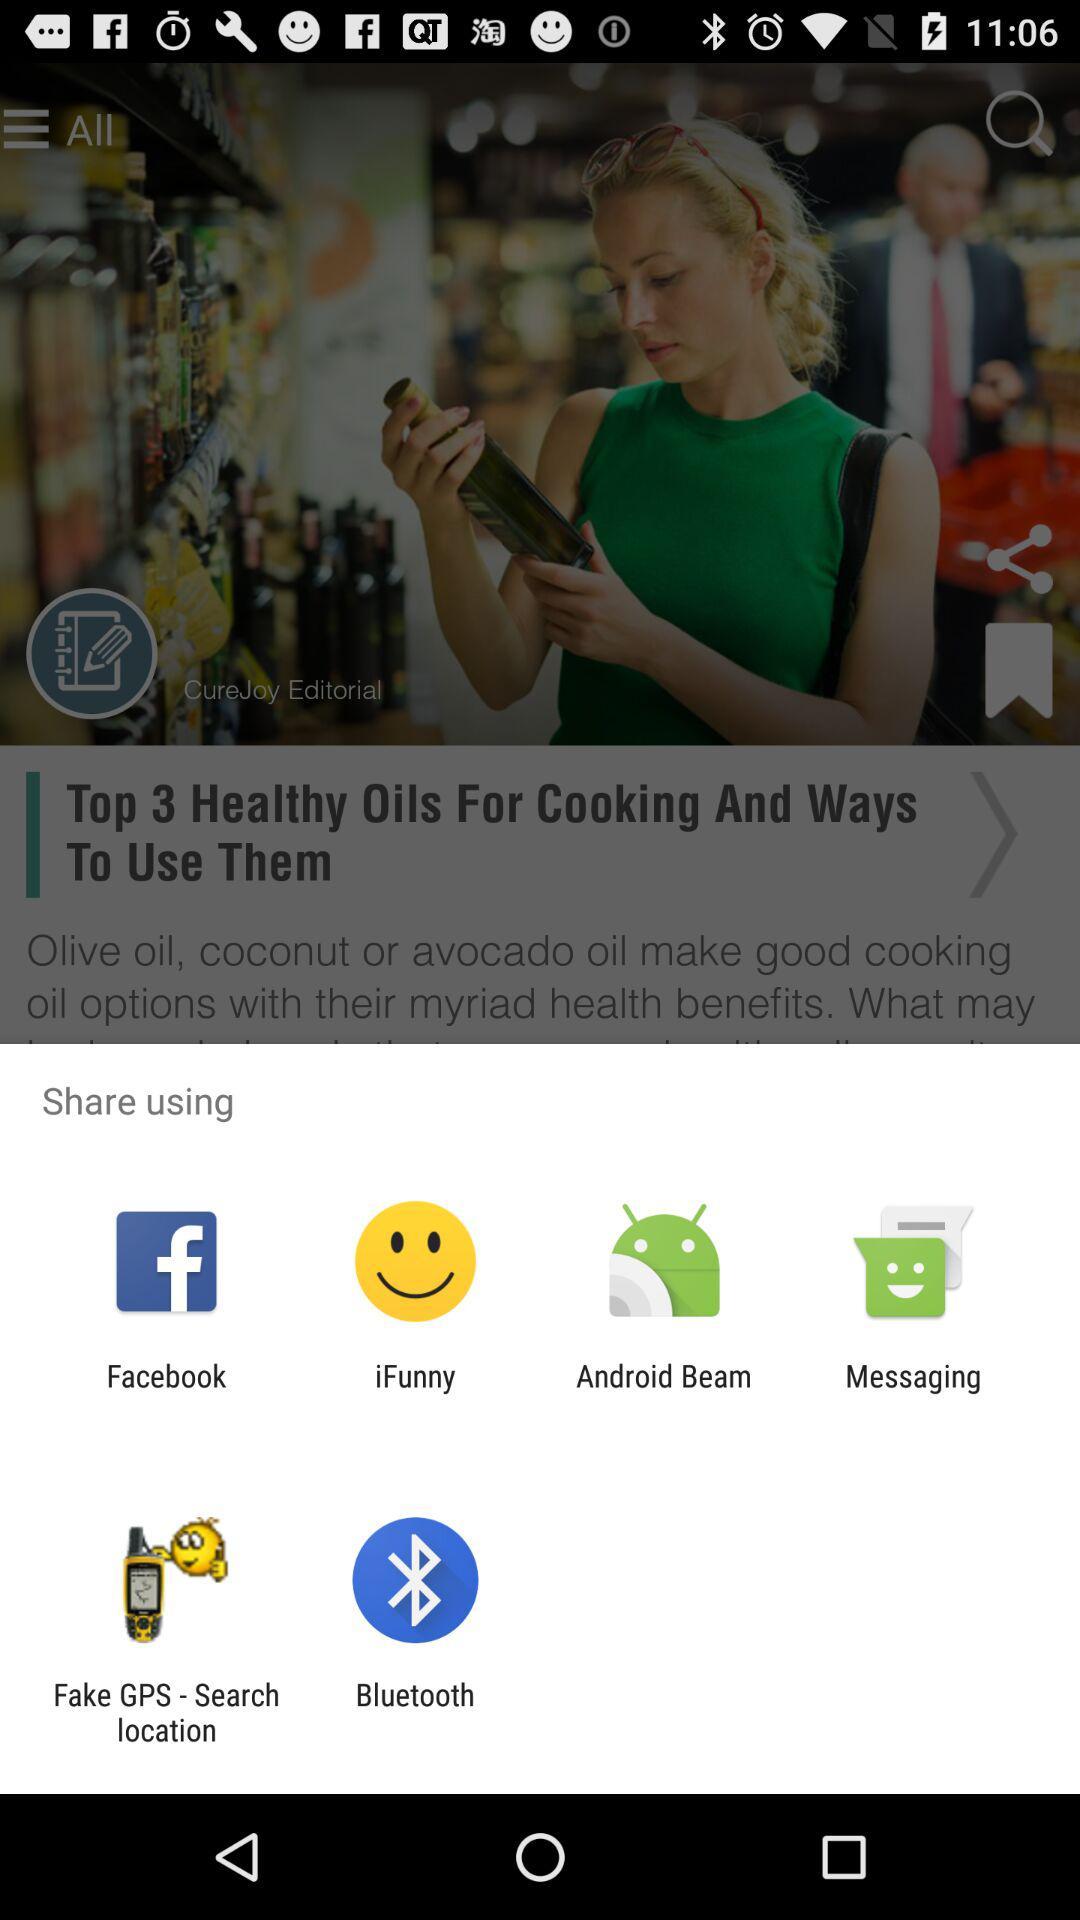  I want to click on app next to the ifunny, so click(165, 1392).